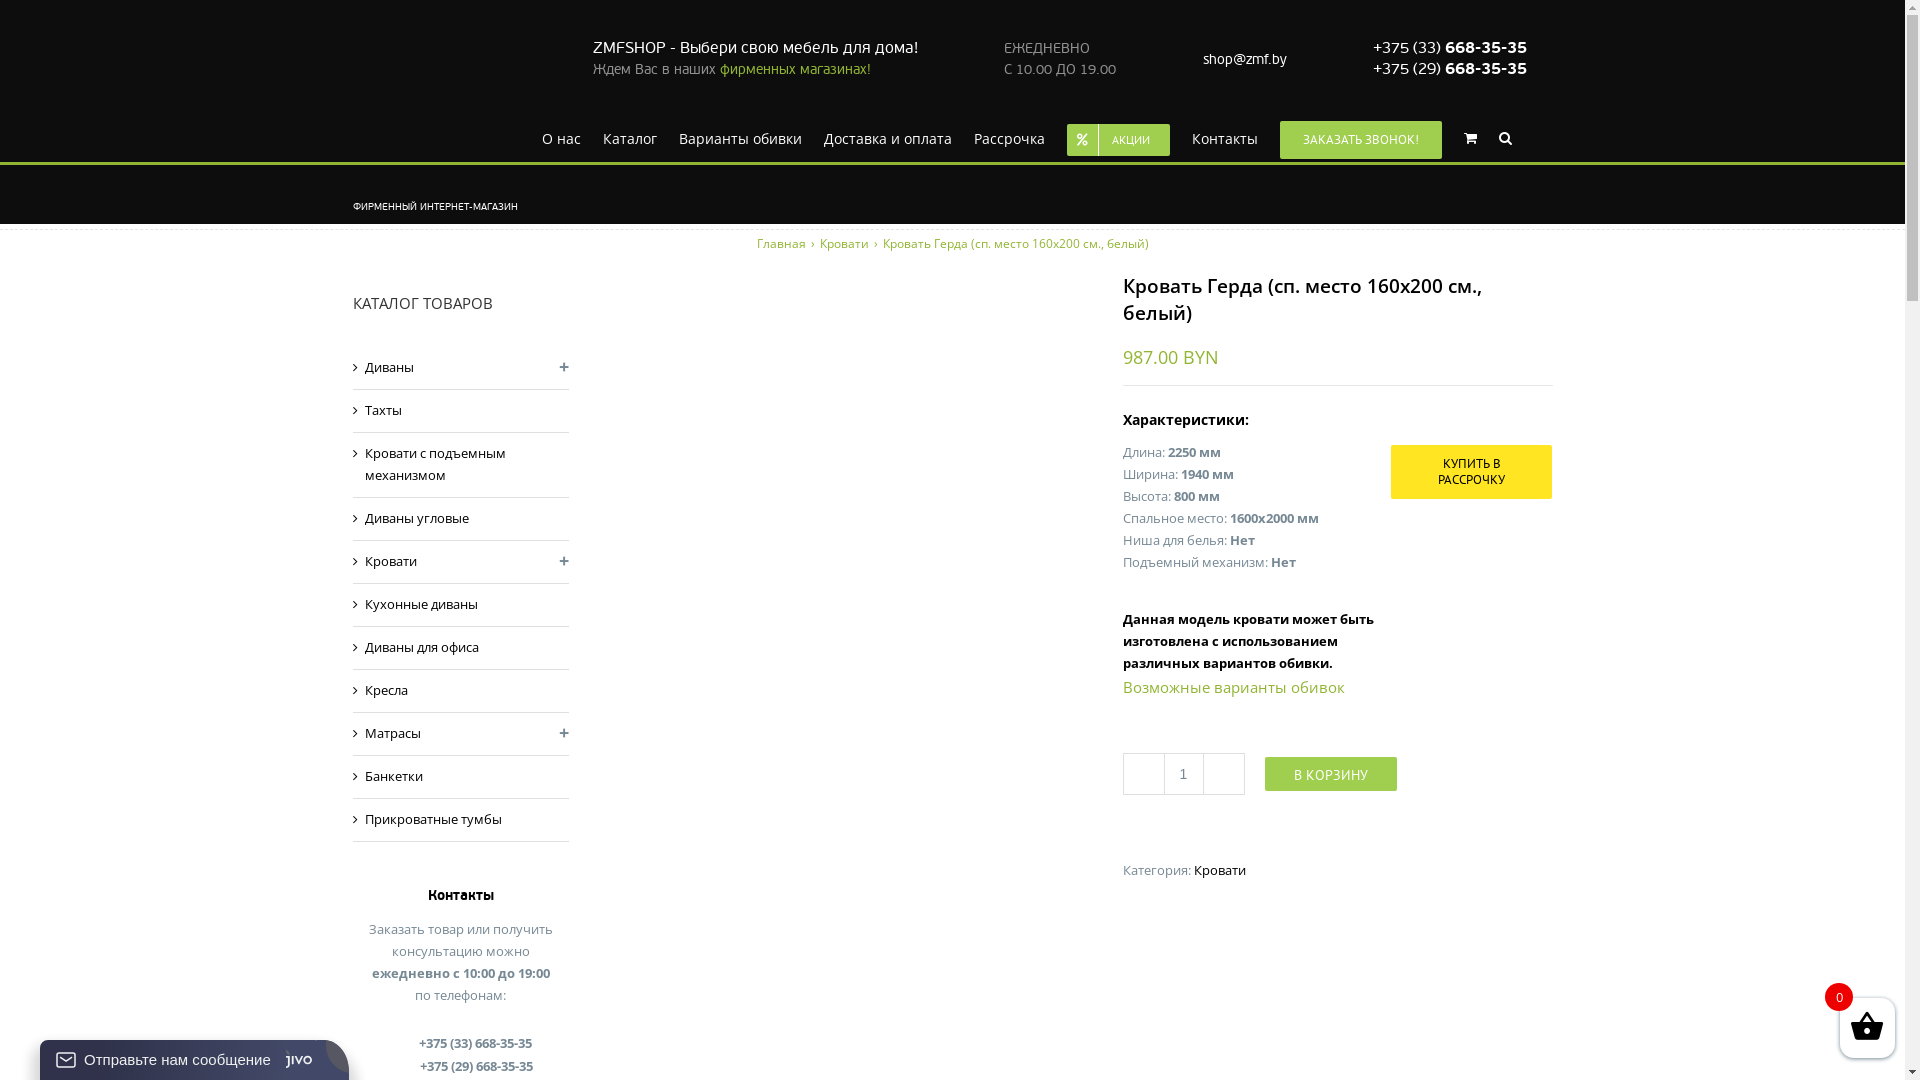 The image size is (1920, 1080). Describe the element at coordinates (1449, 46) in the screenshot. I see `'+375 (33) 668-35-35'` at that location.